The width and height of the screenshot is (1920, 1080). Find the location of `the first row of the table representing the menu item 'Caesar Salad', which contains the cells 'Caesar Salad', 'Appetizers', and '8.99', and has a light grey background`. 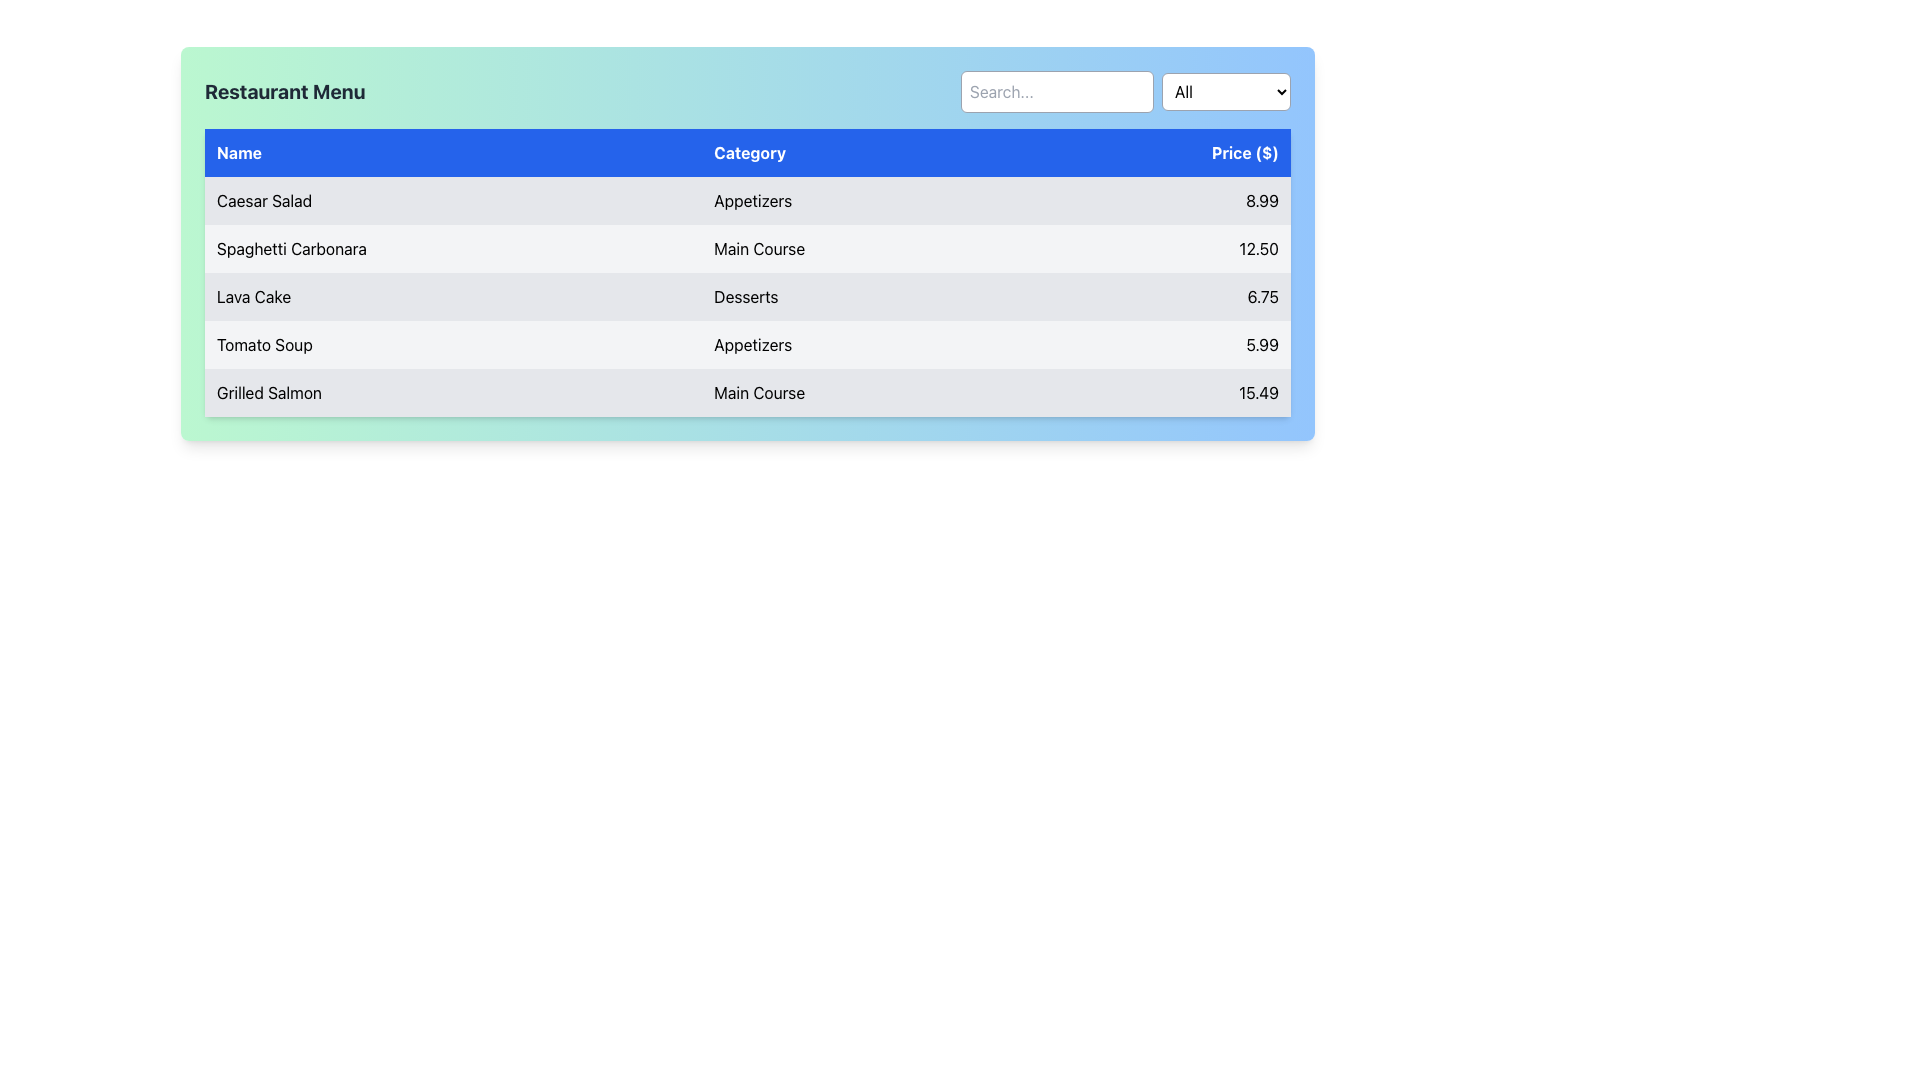

the first row of the table representing the menu item 'Caesar Salad', which contains the cells 'Caesar Salad', 'Appetizers', and '8.99', and has a light grey background is located at coordinates (747, 200).